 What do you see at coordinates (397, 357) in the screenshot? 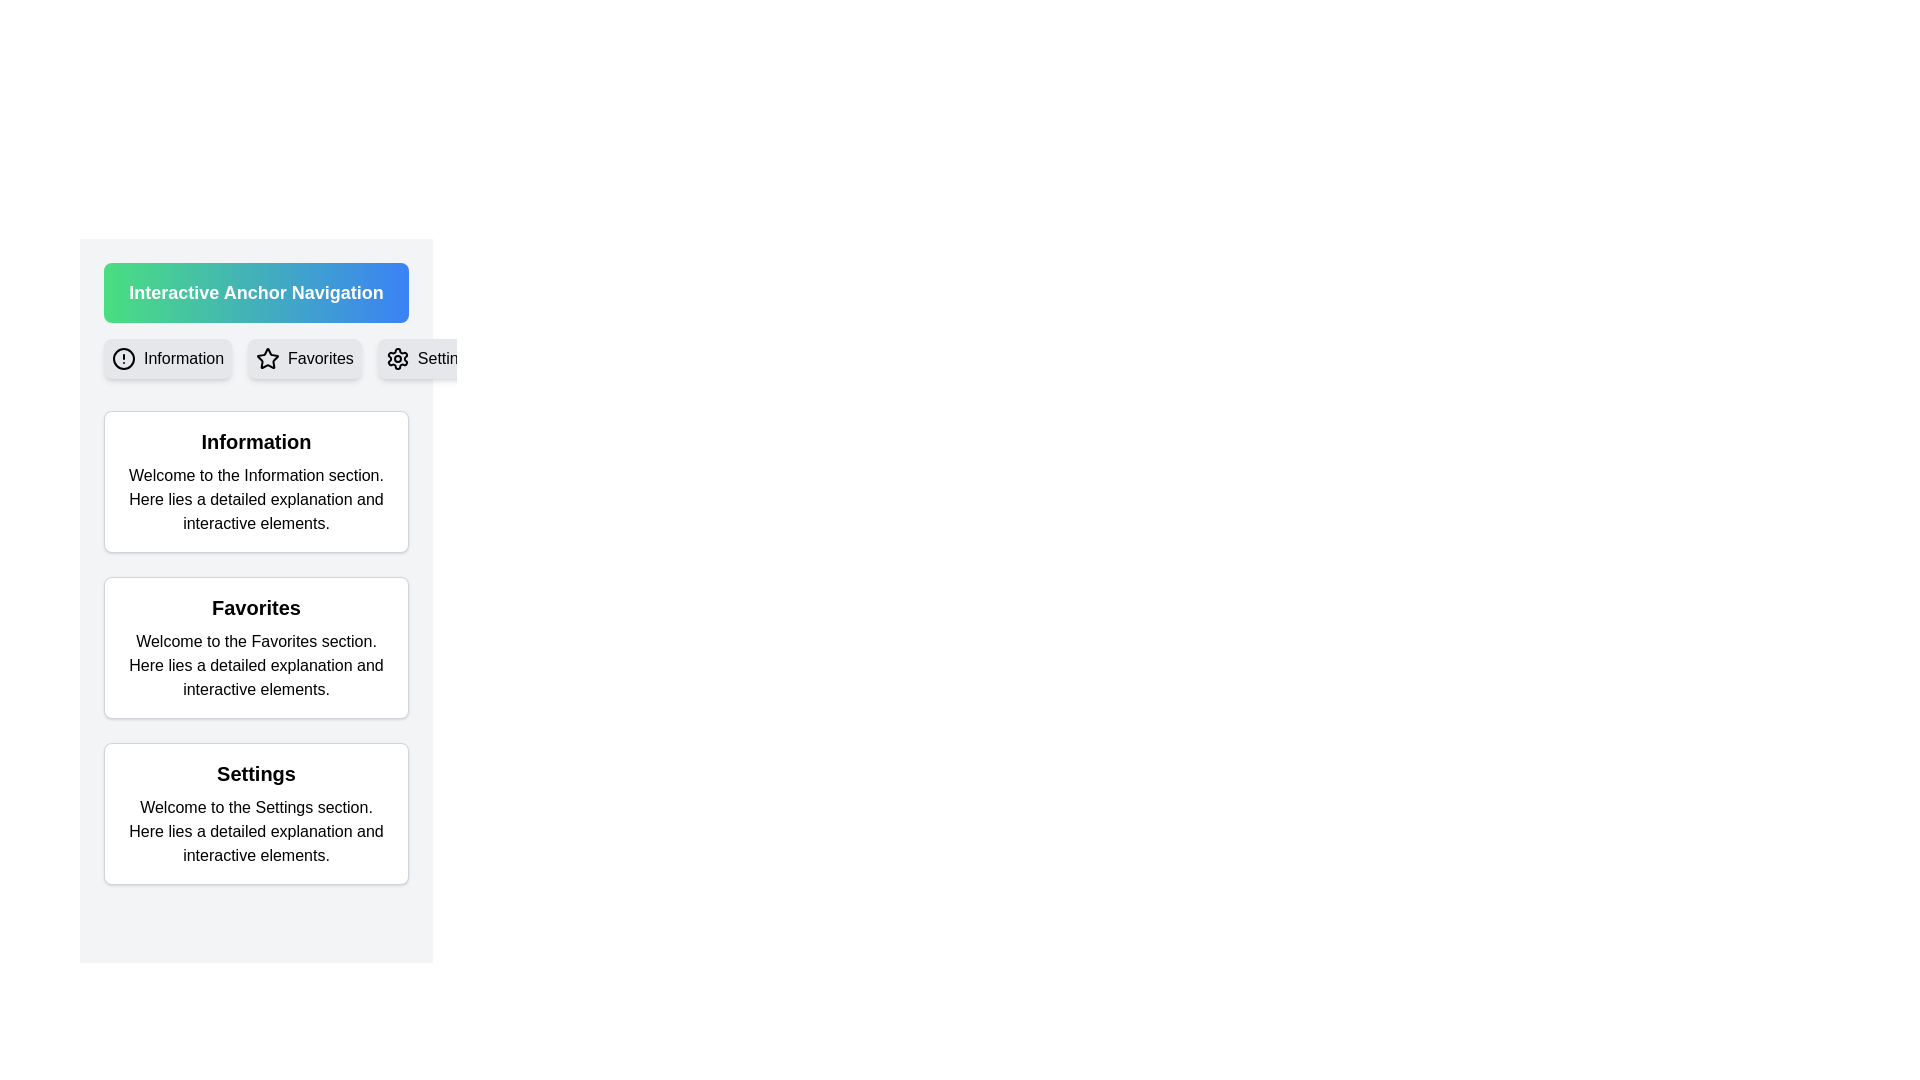
I see `the settings icon located in the bottom right section of the header navigation bar` at bounding box center [397, 357].